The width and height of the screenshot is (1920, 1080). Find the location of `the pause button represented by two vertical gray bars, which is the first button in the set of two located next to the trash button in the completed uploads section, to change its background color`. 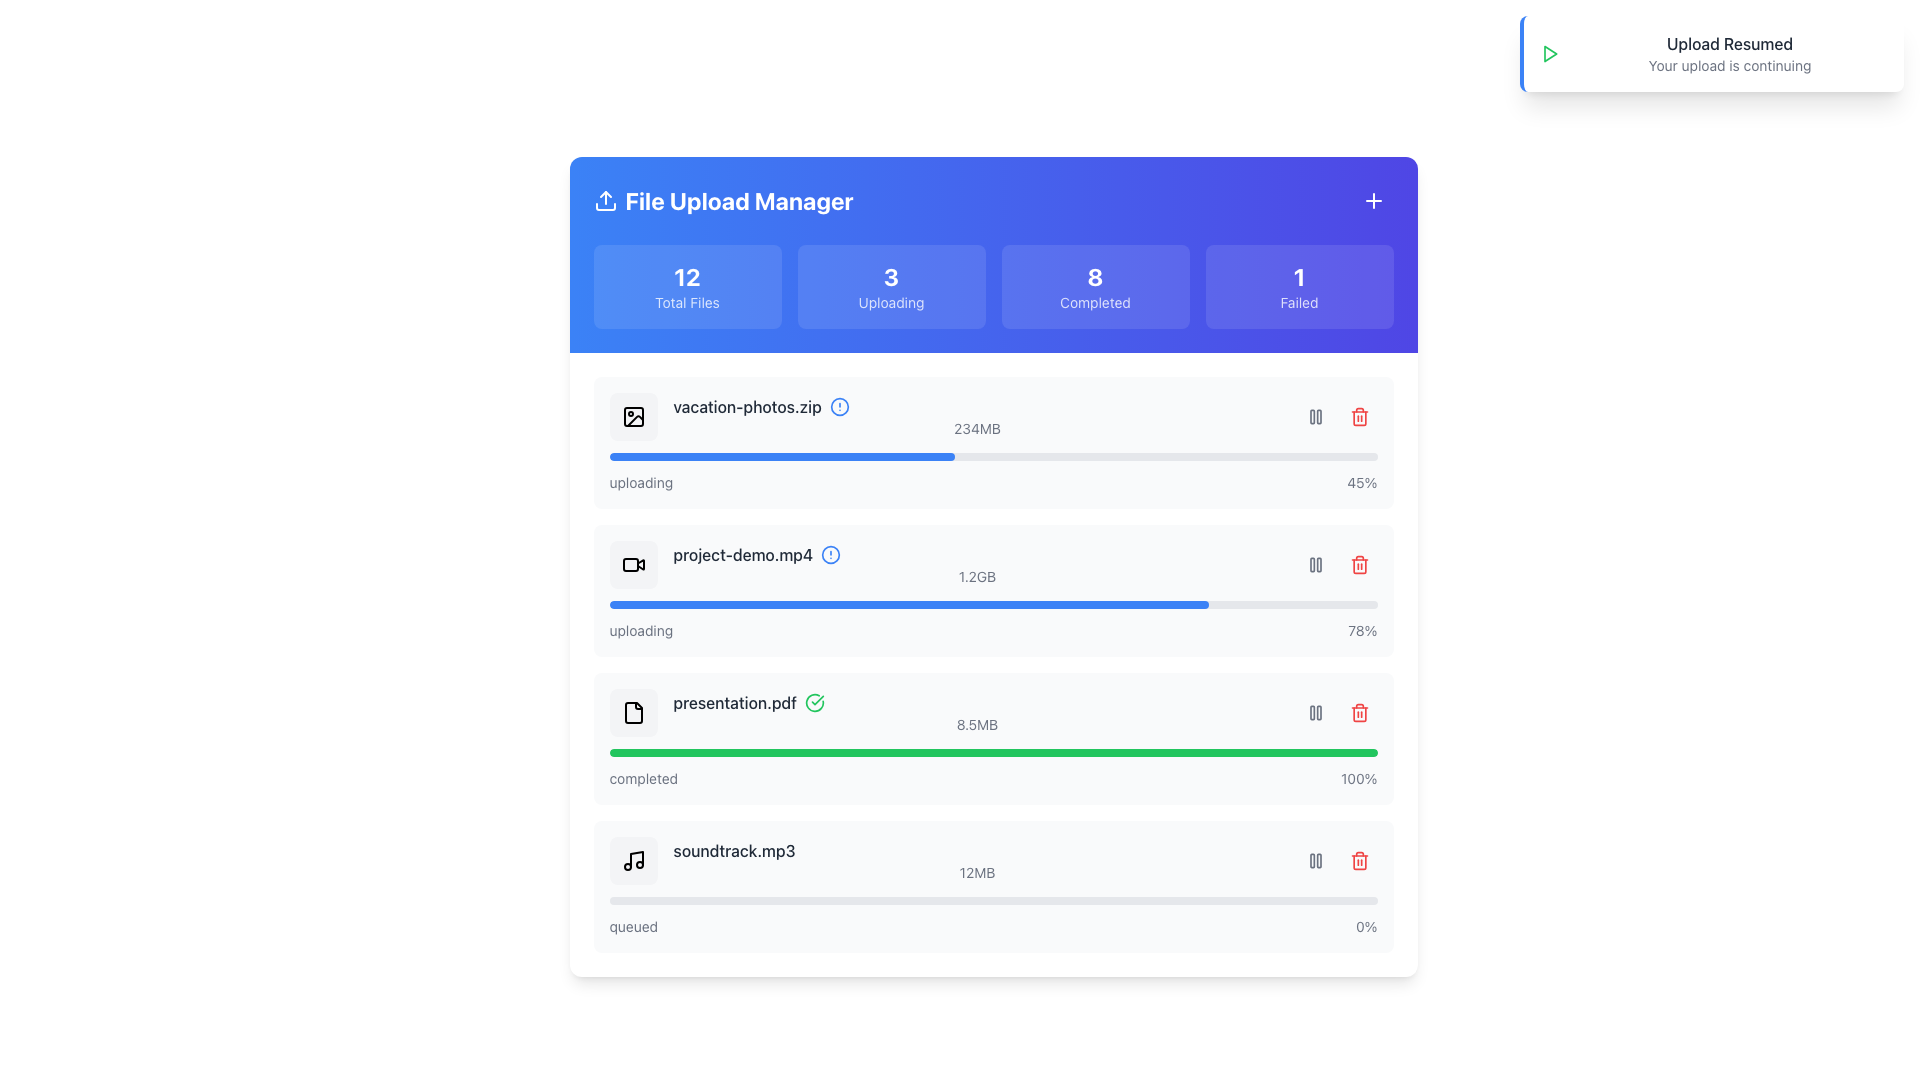

the pause button represented by two vertical gray bars, which is the first button in the set of two located next to the trash button in the completed uploads section, to change its background color is located at coordinates (1315, 712).